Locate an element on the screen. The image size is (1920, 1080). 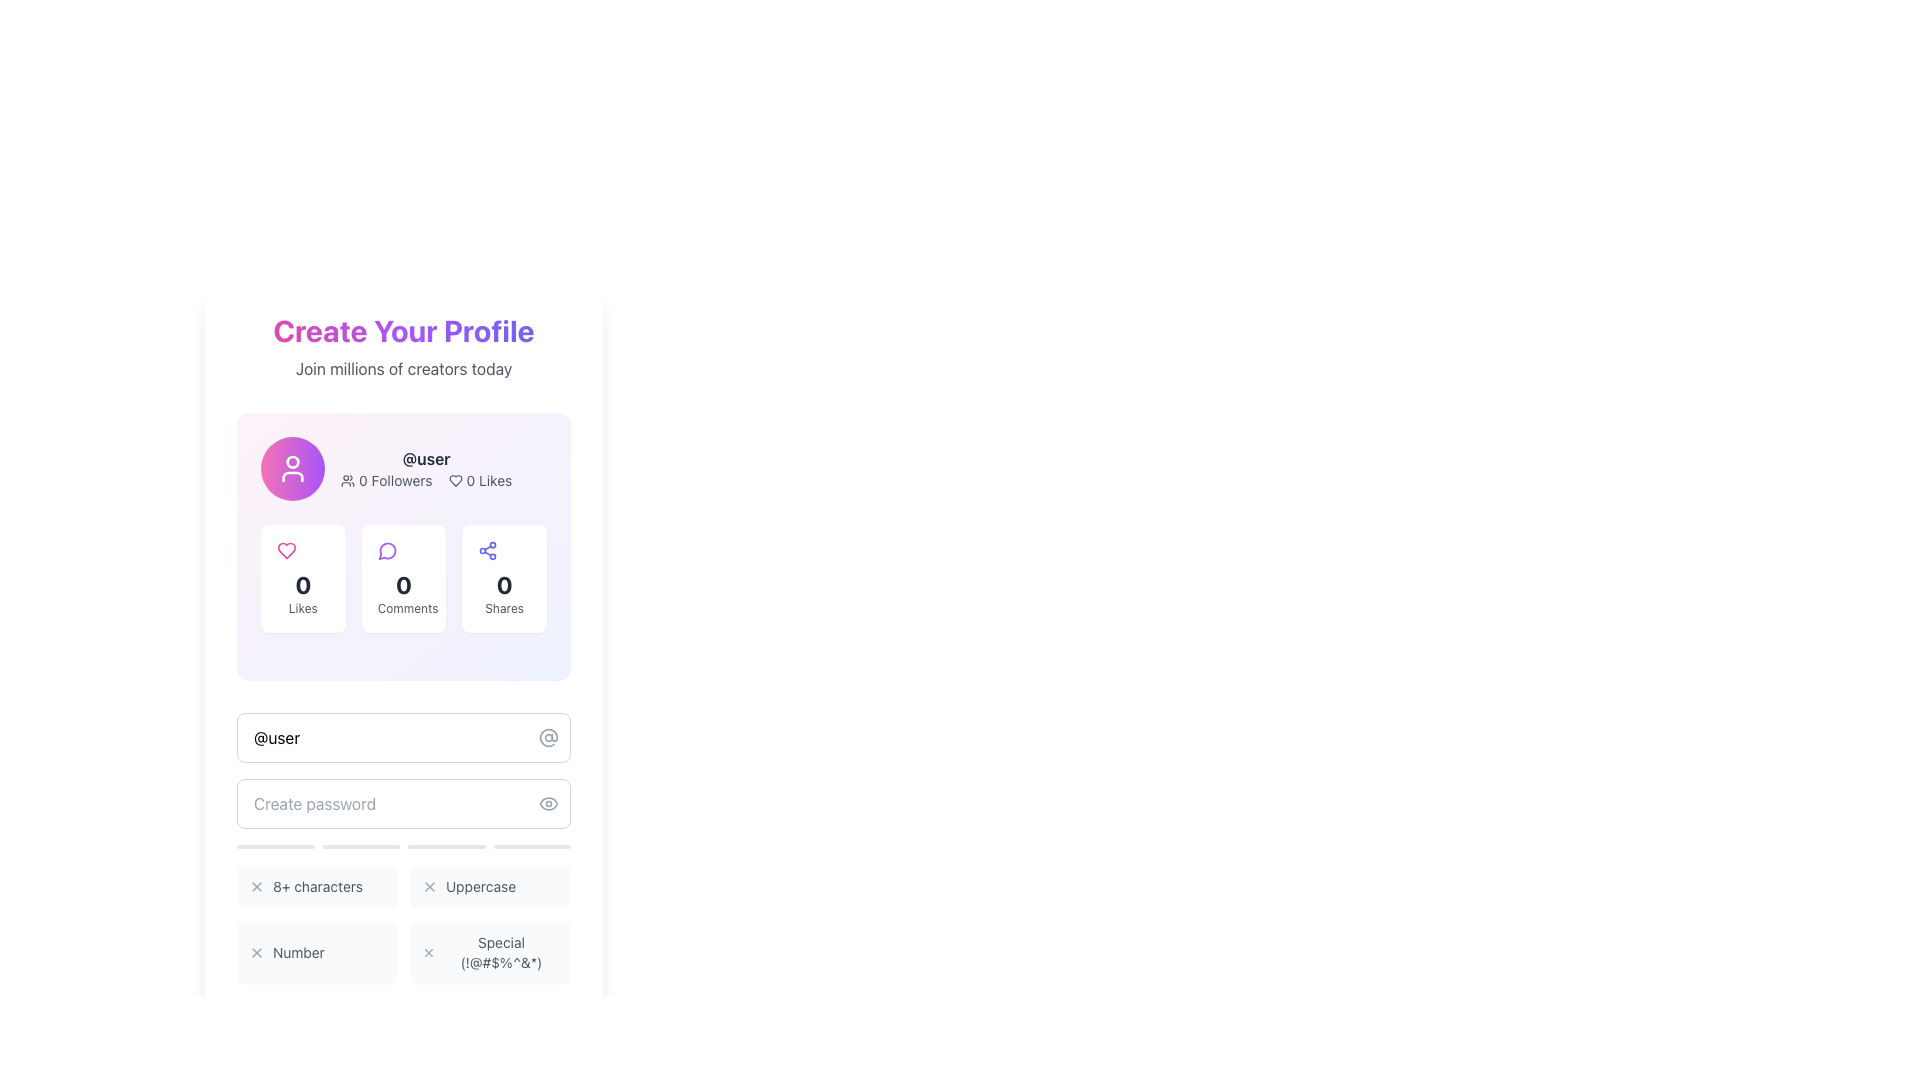
the heart icon representing the 'Likes' feature located in the left-most slot of the trio of counters under the profile section to indicate appreciation for content is located at coordinates (286, 551).